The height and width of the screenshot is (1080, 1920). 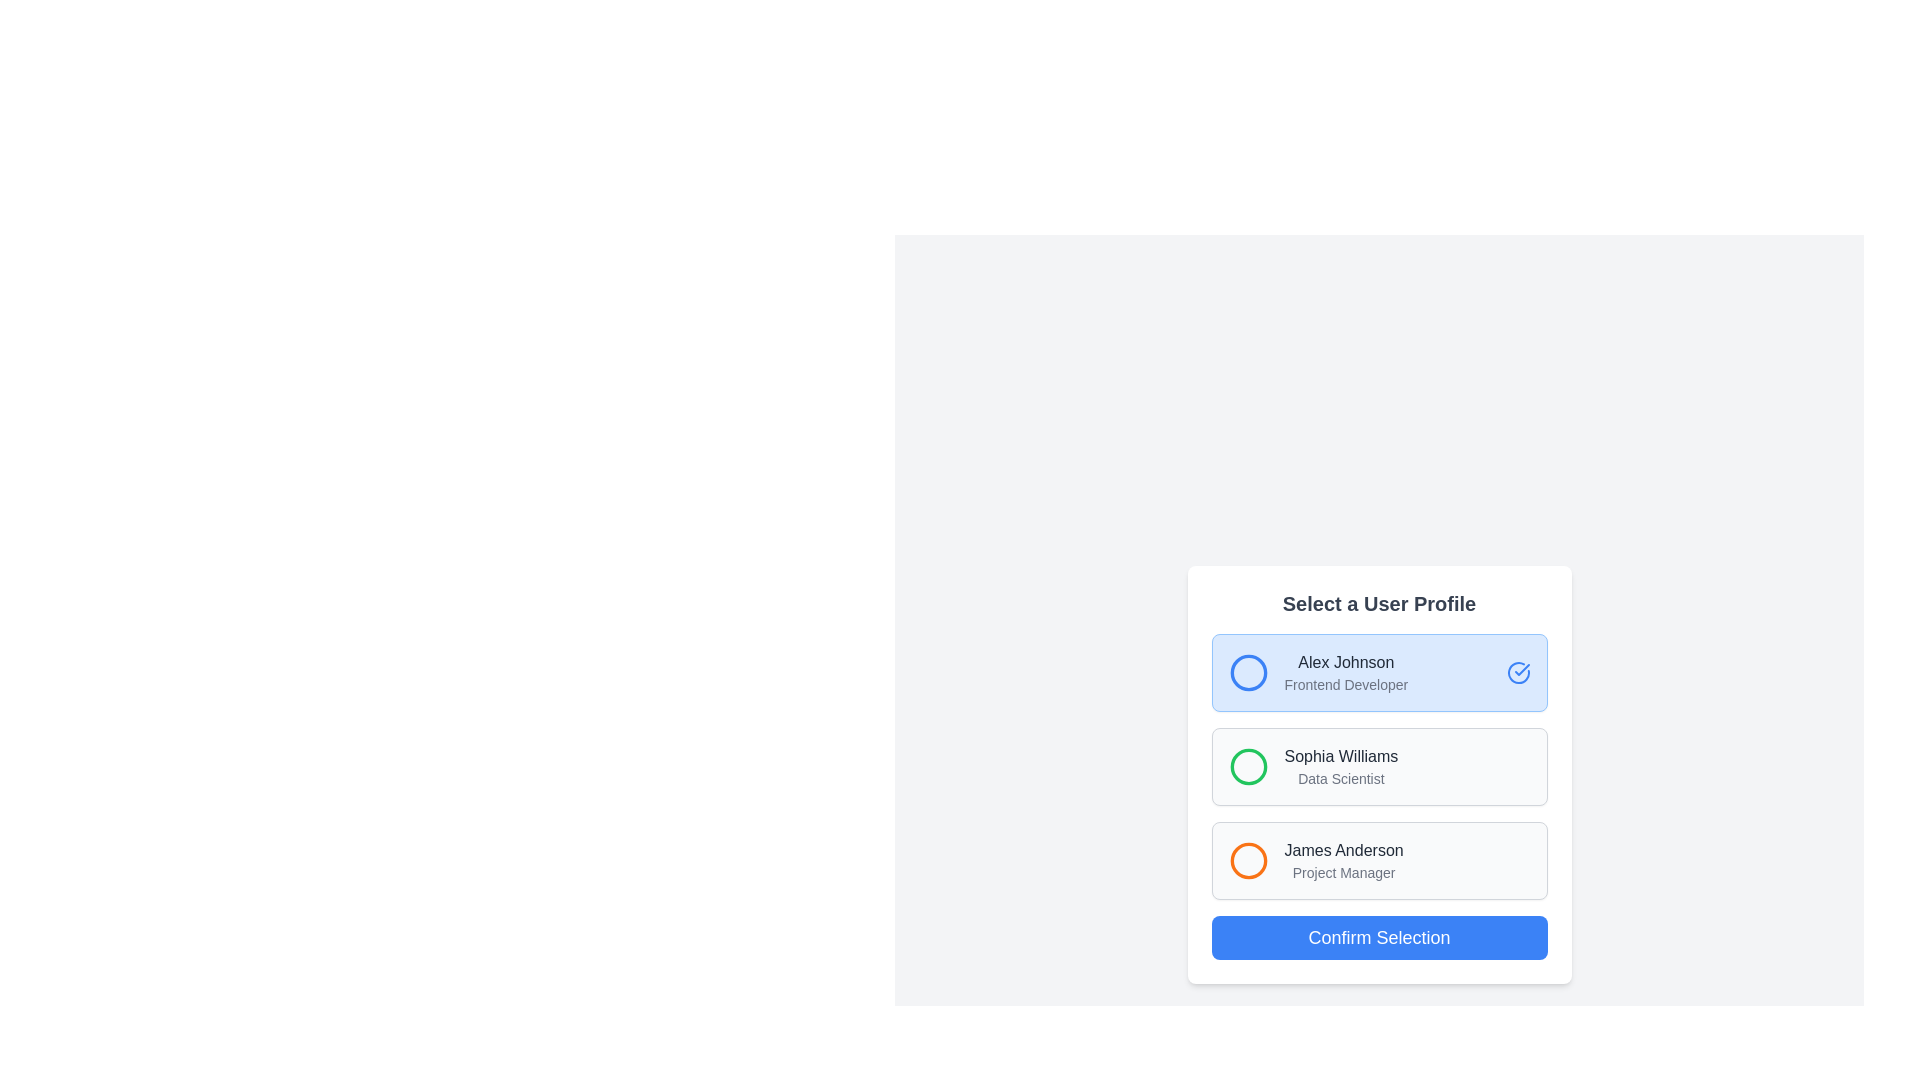 What do you see at coordinates (1346, 672) in the screenshot?
I see `the 'Alex Johnson' Text Display element, which shows the user's name and job title in a bold, dark gray font over a light blue background` at bounding box center [1346, 672].